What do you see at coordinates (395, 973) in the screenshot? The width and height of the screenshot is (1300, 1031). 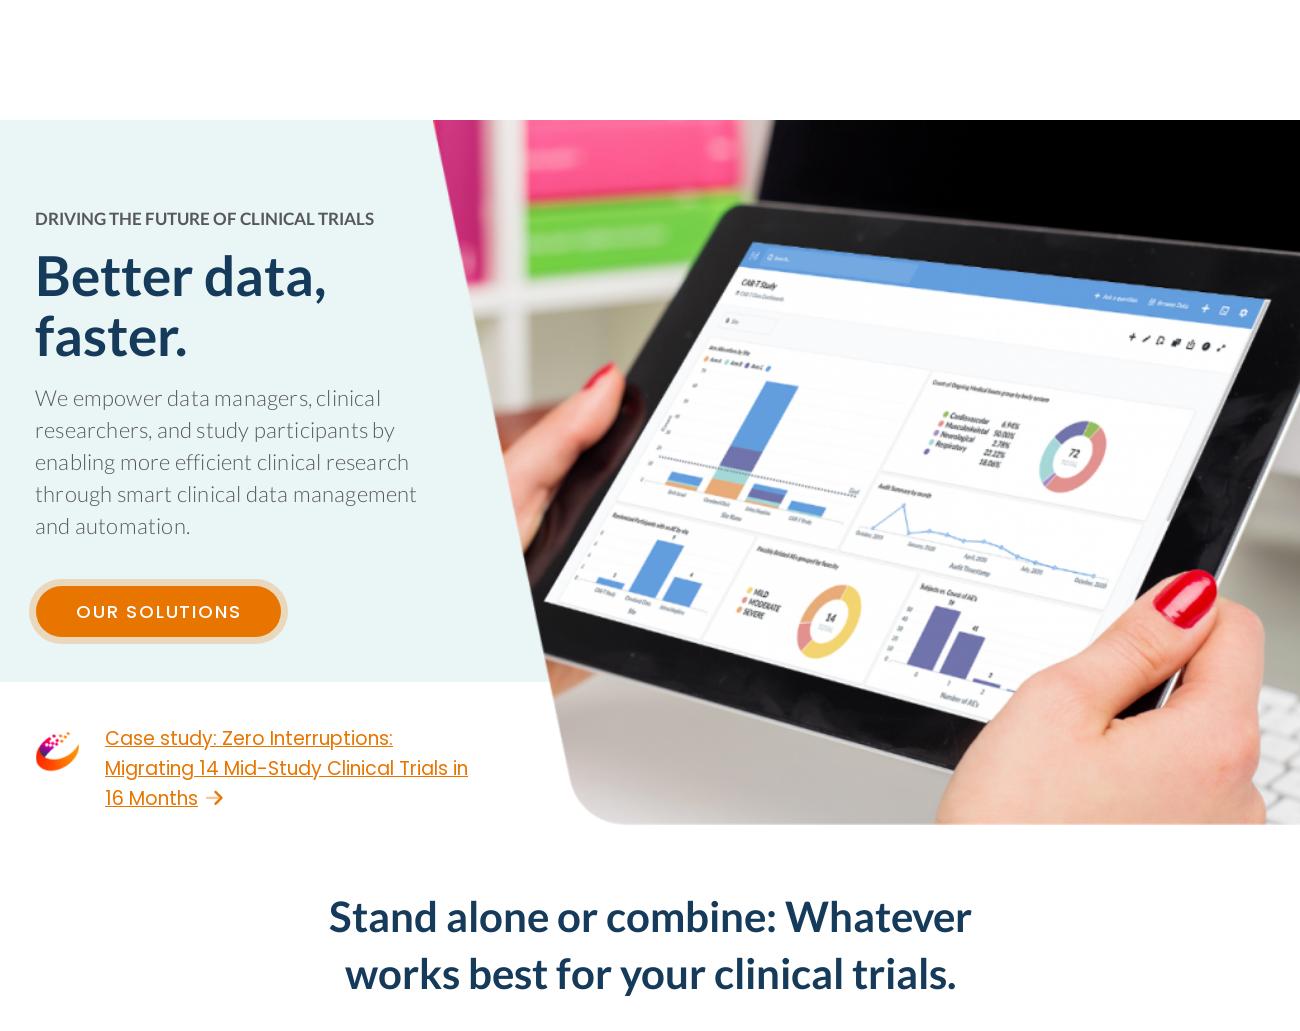 I see `'Business Email'` at bounding box center [395, 973].